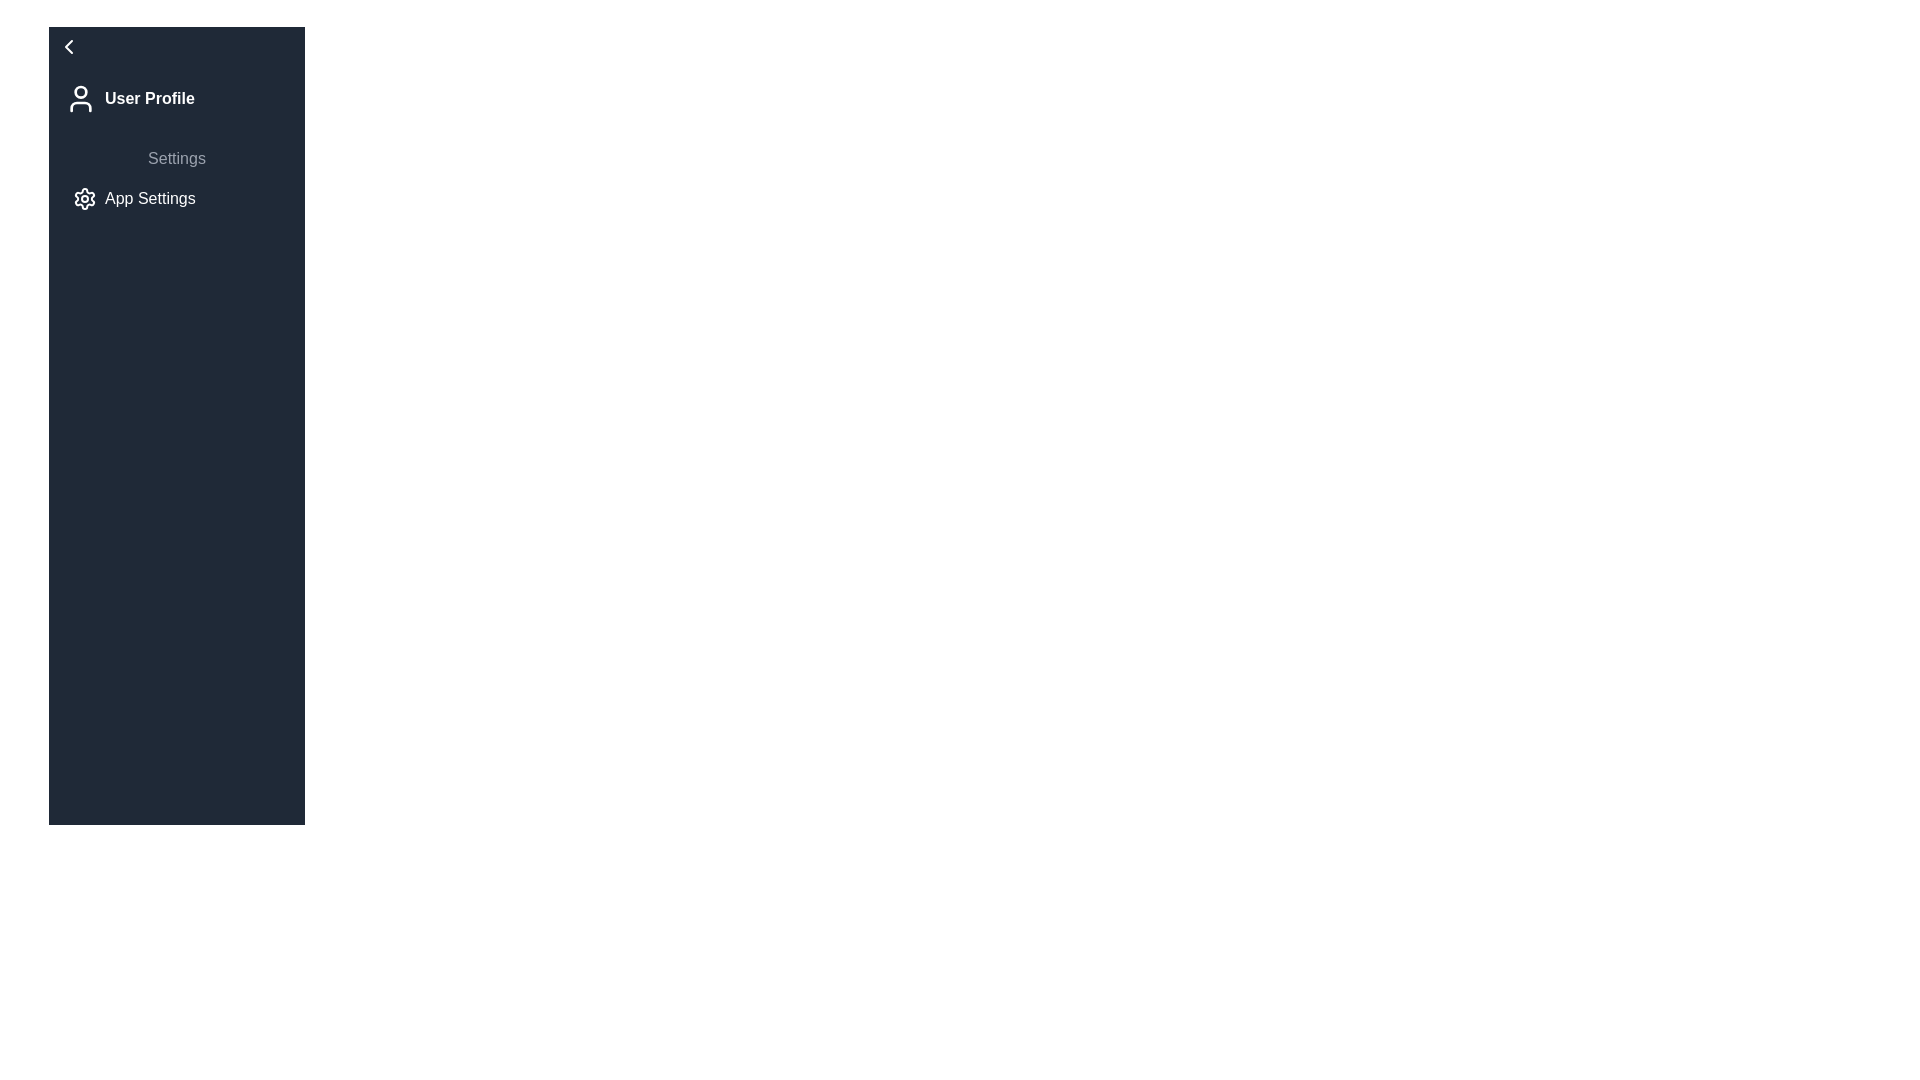 The height and width of the screenshot is (1080, 1920). Describe the element at coordinates (177, 149) in the screenshot. I see `the text label that groups or categorizes related options, located between 'User Profile' and 'App Settings' on the left side of the interface` at that location.